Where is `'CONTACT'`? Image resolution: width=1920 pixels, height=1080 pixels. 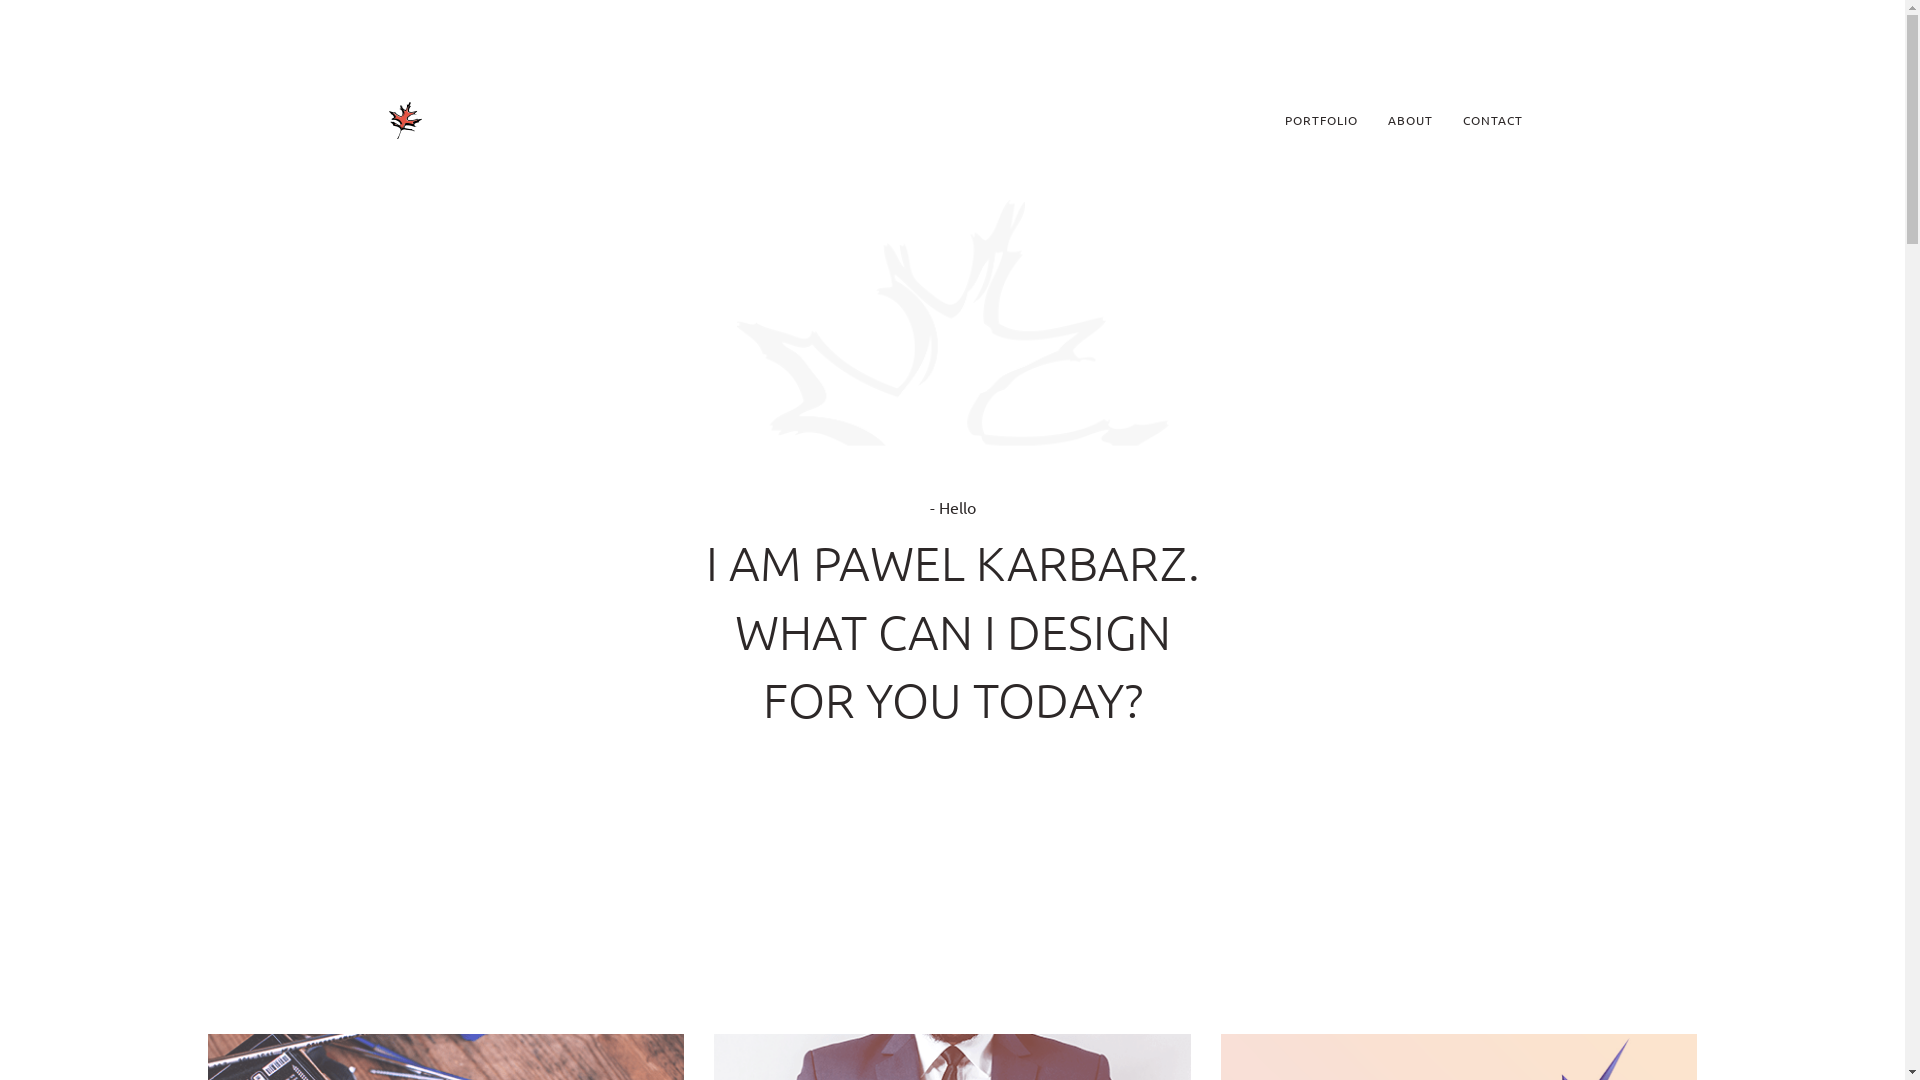 'CONTACT' is located at coordinates (1492, 119).